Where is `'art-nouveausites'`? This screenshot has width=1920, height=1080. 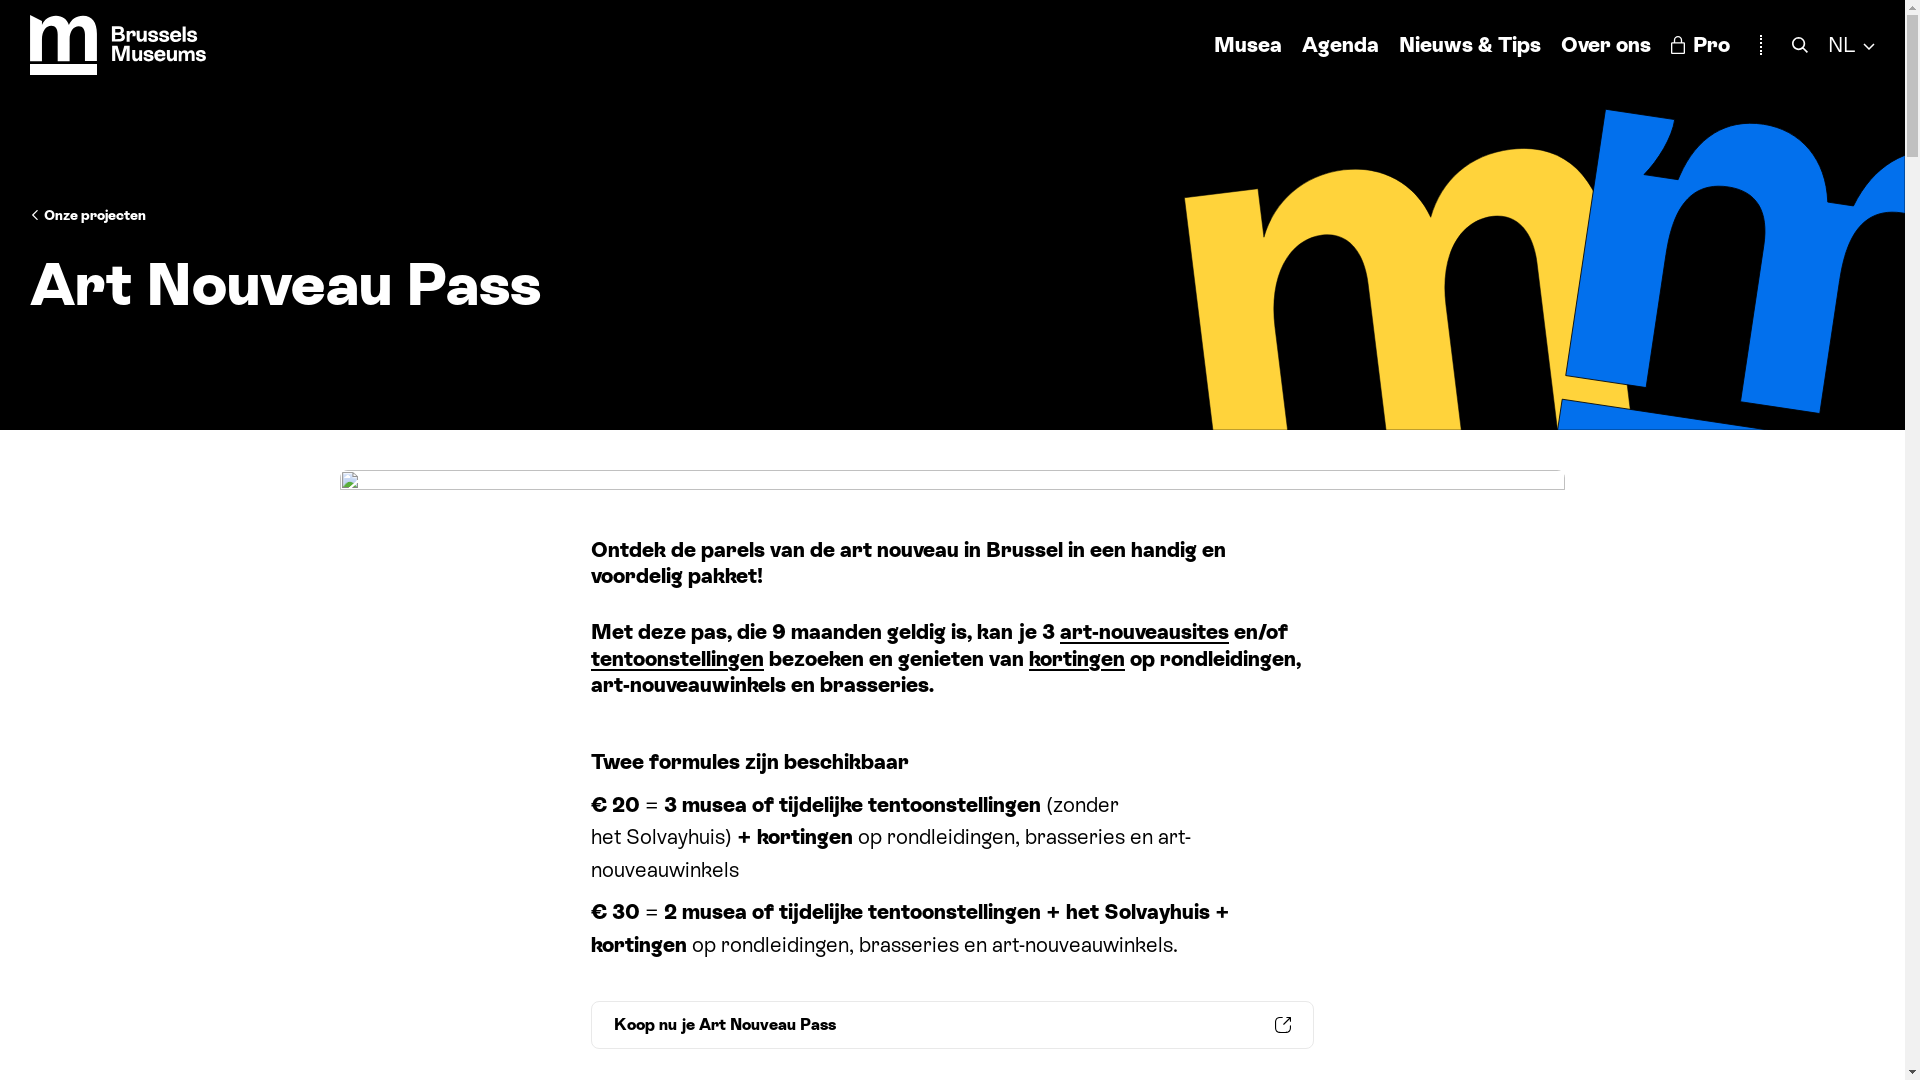
'art-nouveausites' is located at coordinates (1144, 632).